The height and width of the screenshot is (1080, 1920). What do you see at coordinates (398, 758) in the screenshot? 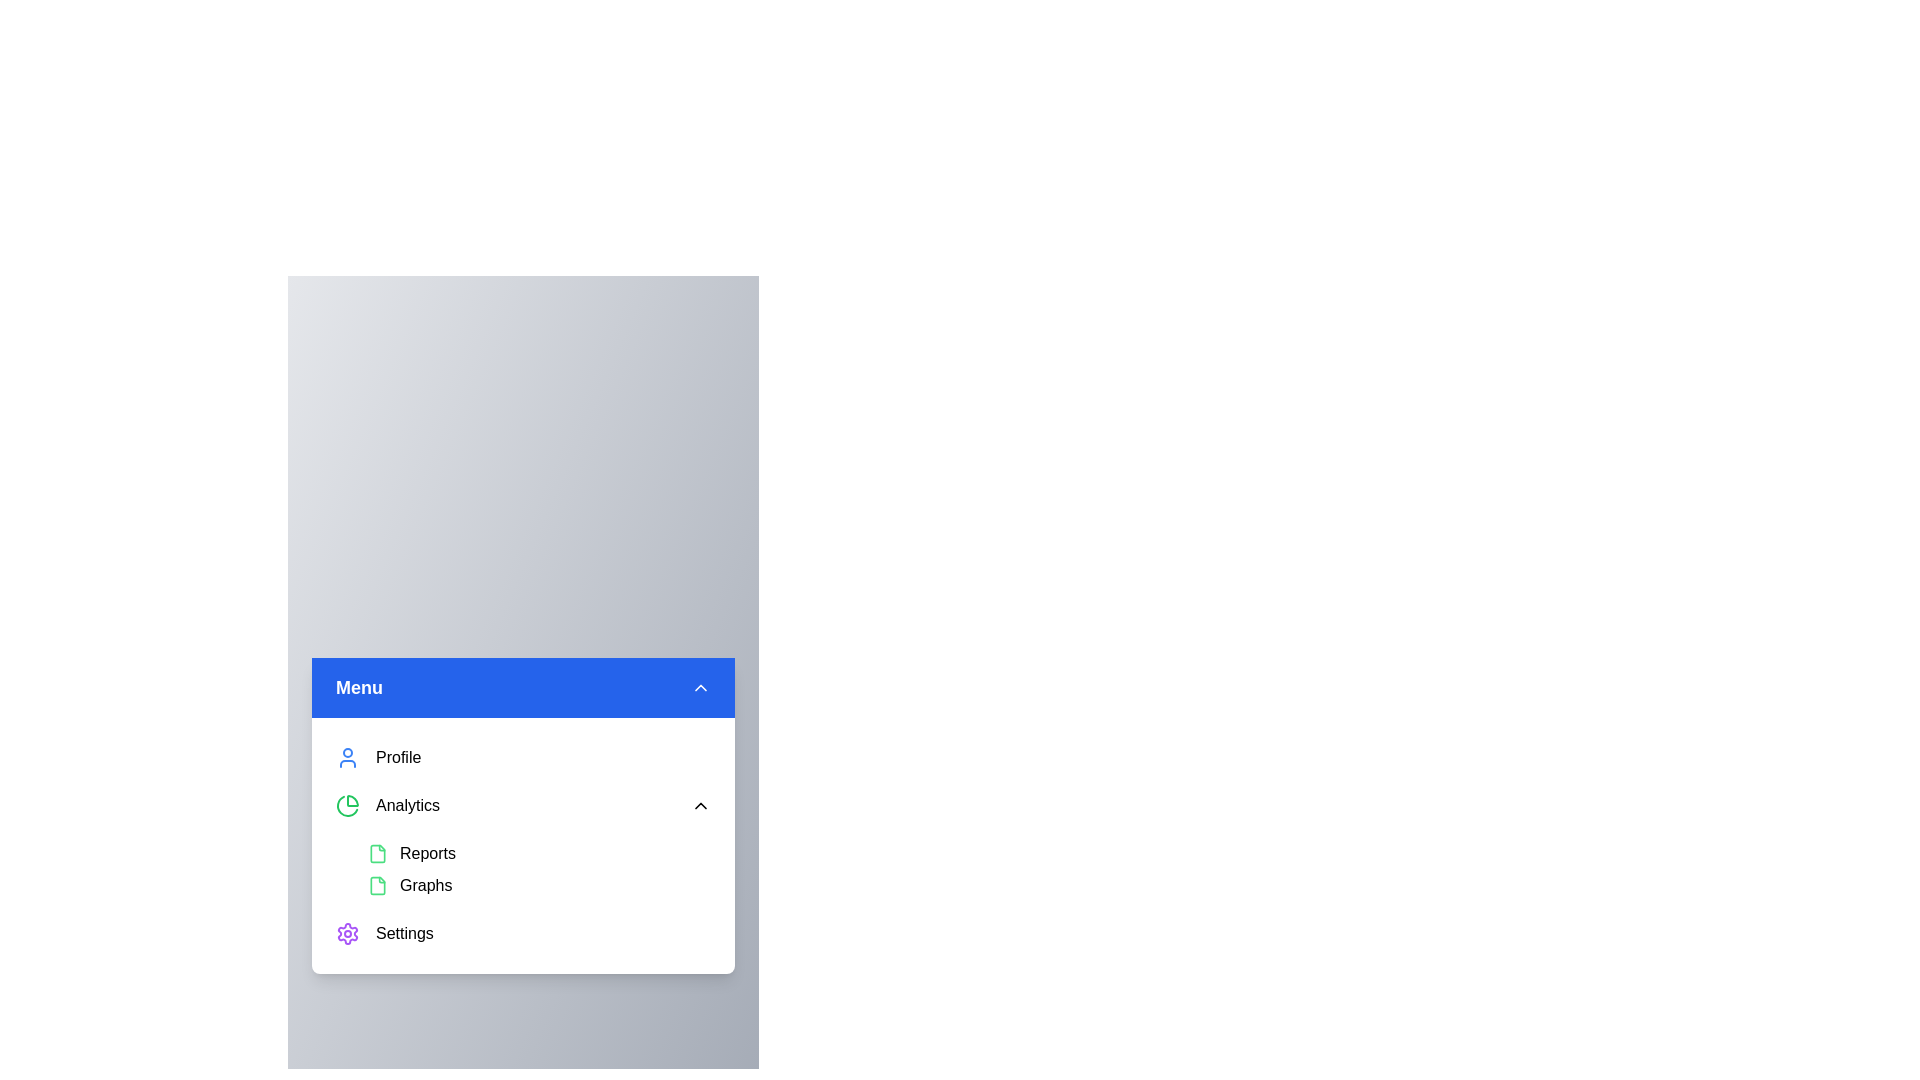
I see `the 'Profile' text label in the vertical navigation menu, which is aligned with a blue user icon and is the first item under the 'Menu' header` at bounding box center [398, 758].